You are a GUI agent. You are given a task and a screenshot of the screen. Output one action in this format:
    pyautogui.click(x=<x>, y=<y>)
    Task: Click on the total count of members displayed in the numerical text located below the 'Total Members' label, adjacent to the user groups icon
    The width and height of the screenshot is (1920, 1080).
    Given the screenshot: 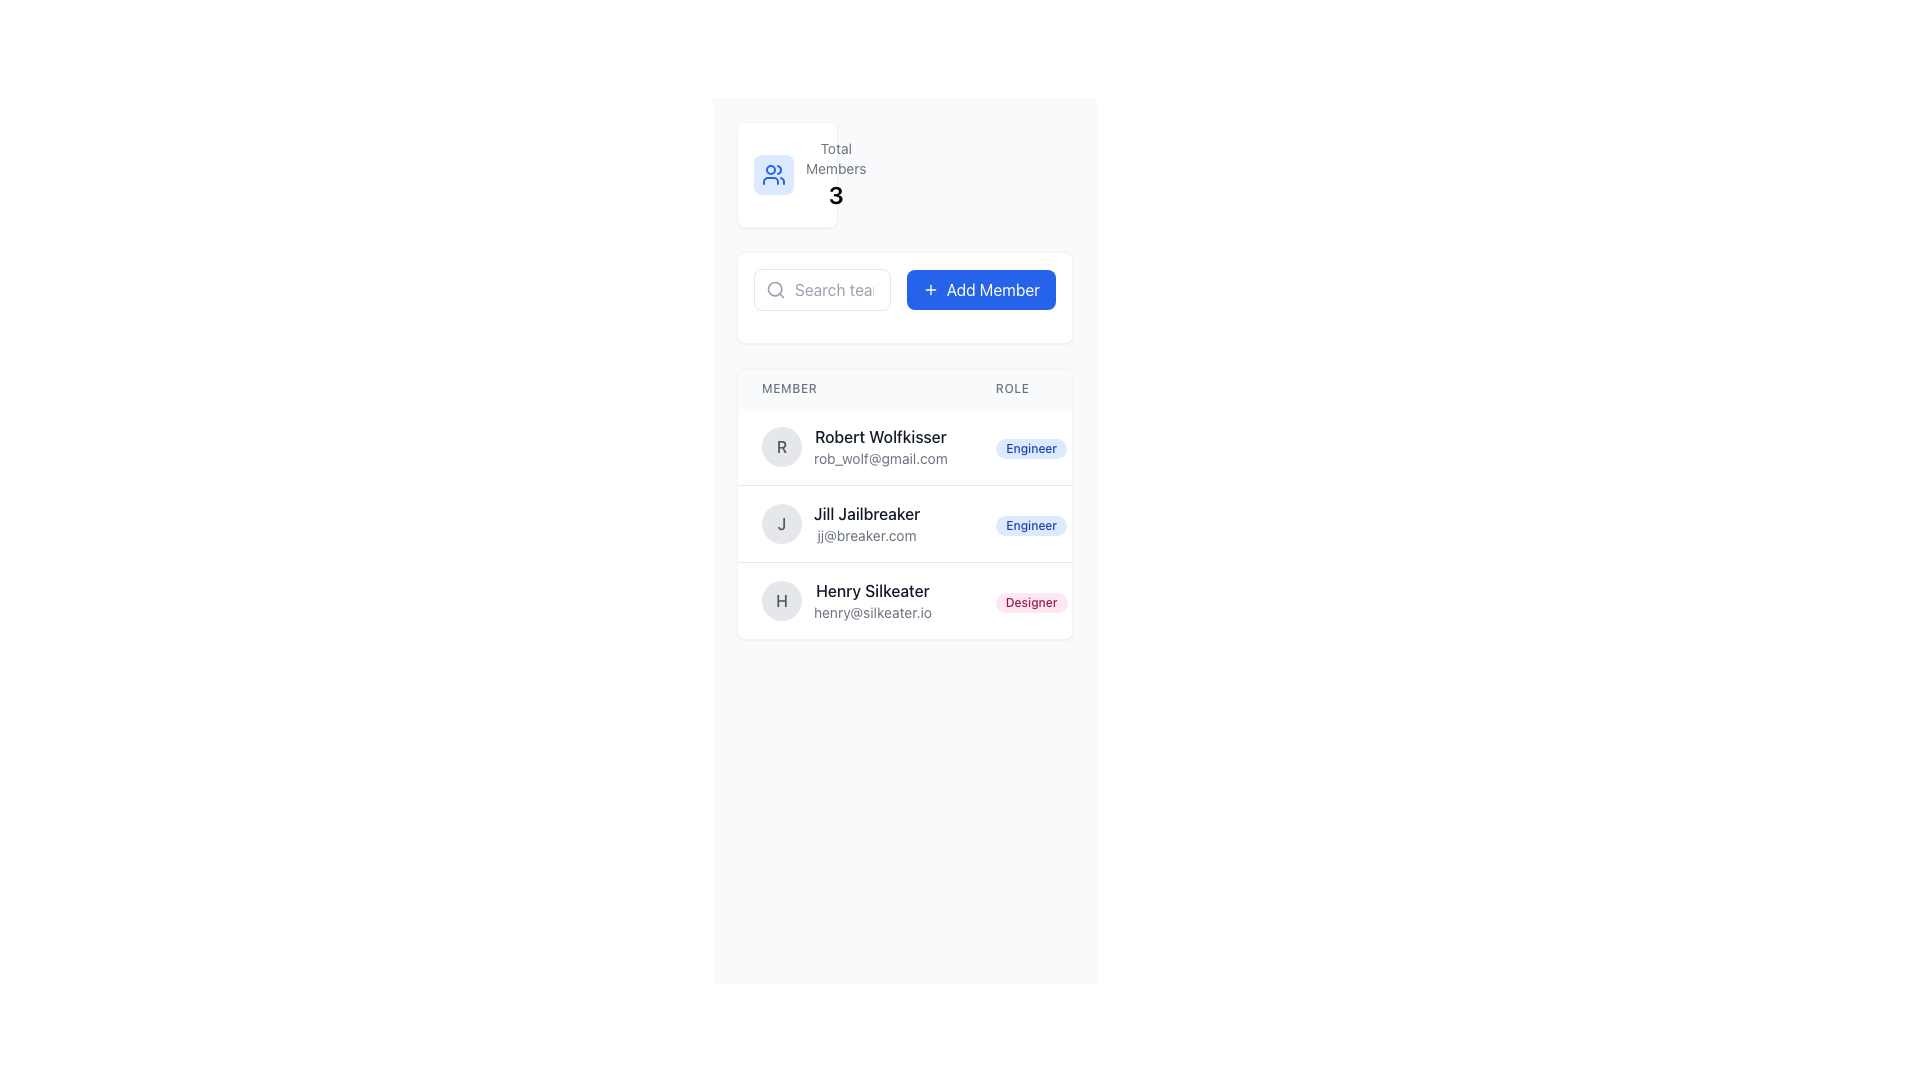 What is the action you would take?
    pyautogui.click(x=836, y=195)
    